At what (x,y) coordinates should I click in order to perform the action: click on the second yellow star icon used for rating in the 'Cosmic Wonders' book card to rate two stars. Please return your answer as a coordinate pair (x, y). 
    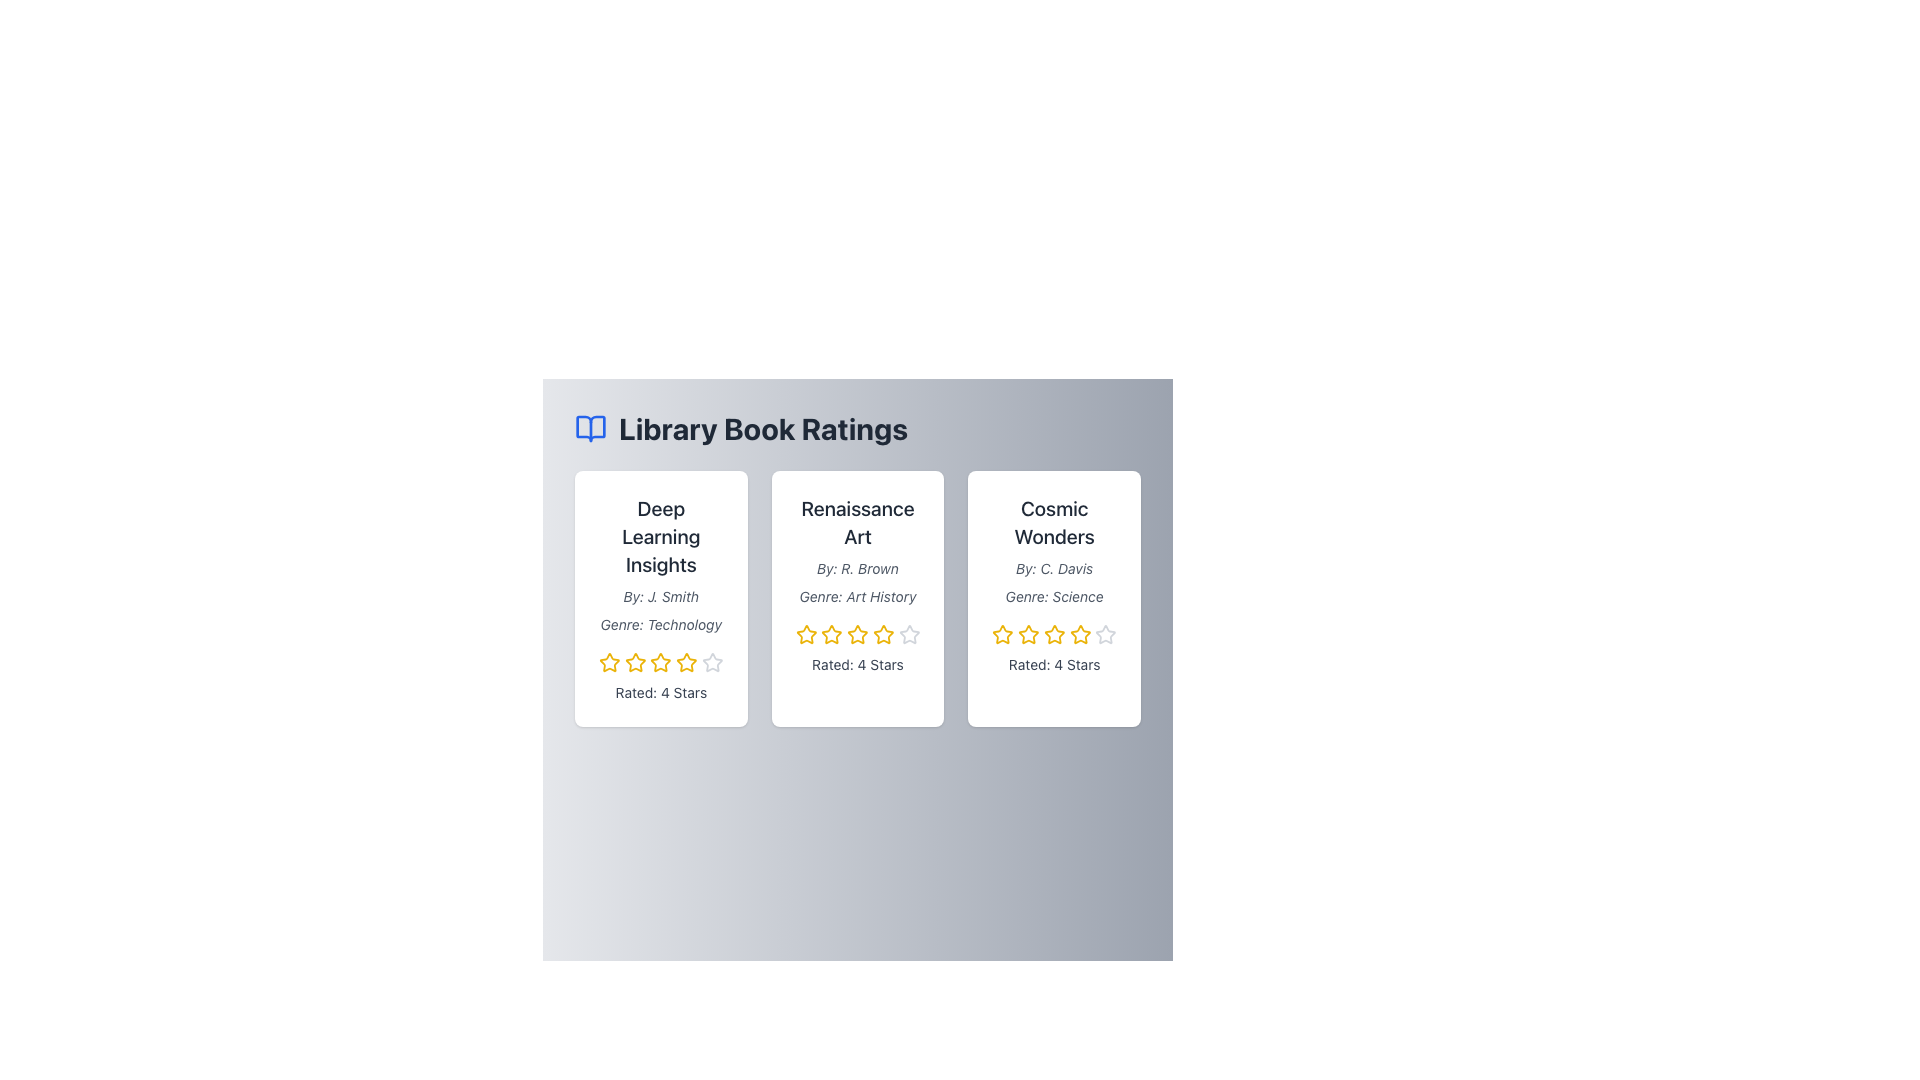
    Looking at the image, I should click on (1003, 635).